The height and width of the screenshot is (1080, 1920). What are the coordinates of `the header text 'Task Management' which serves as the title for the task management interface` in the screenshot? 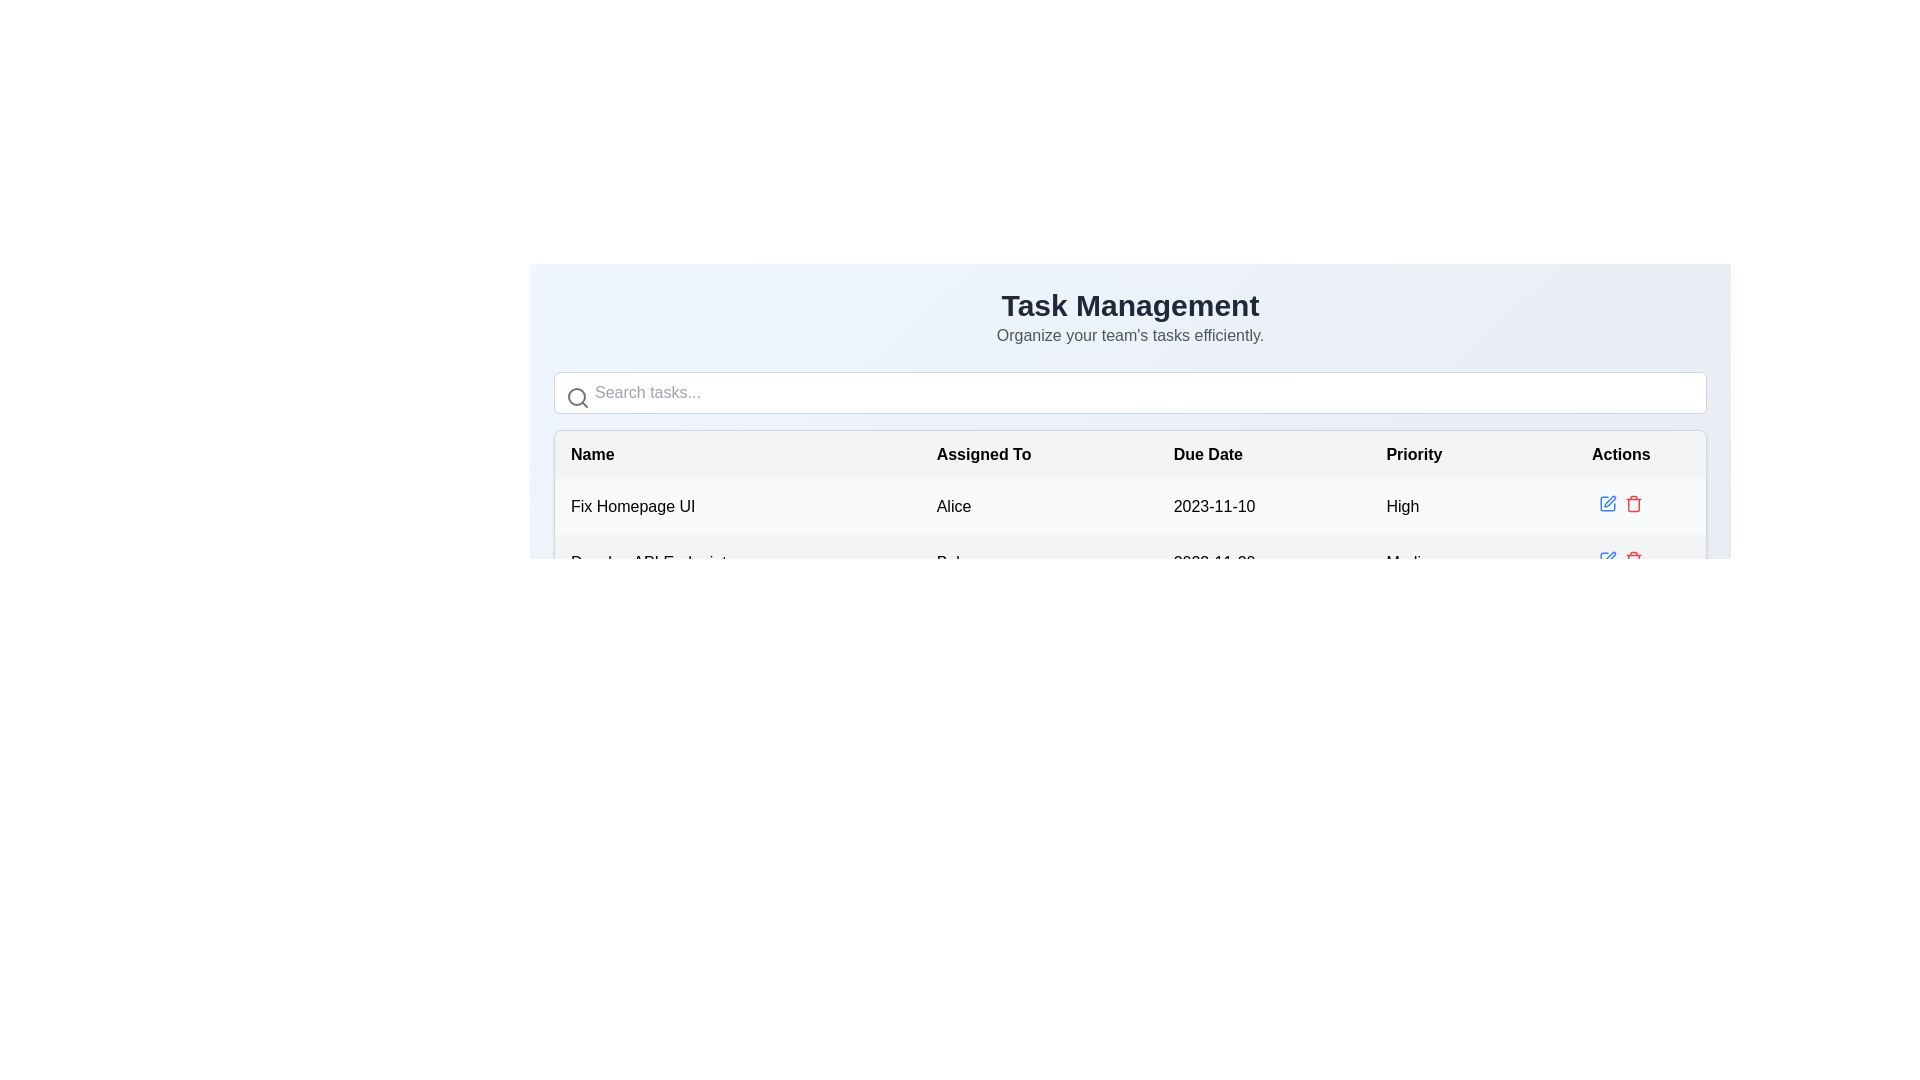 It's located at (1130, 305).